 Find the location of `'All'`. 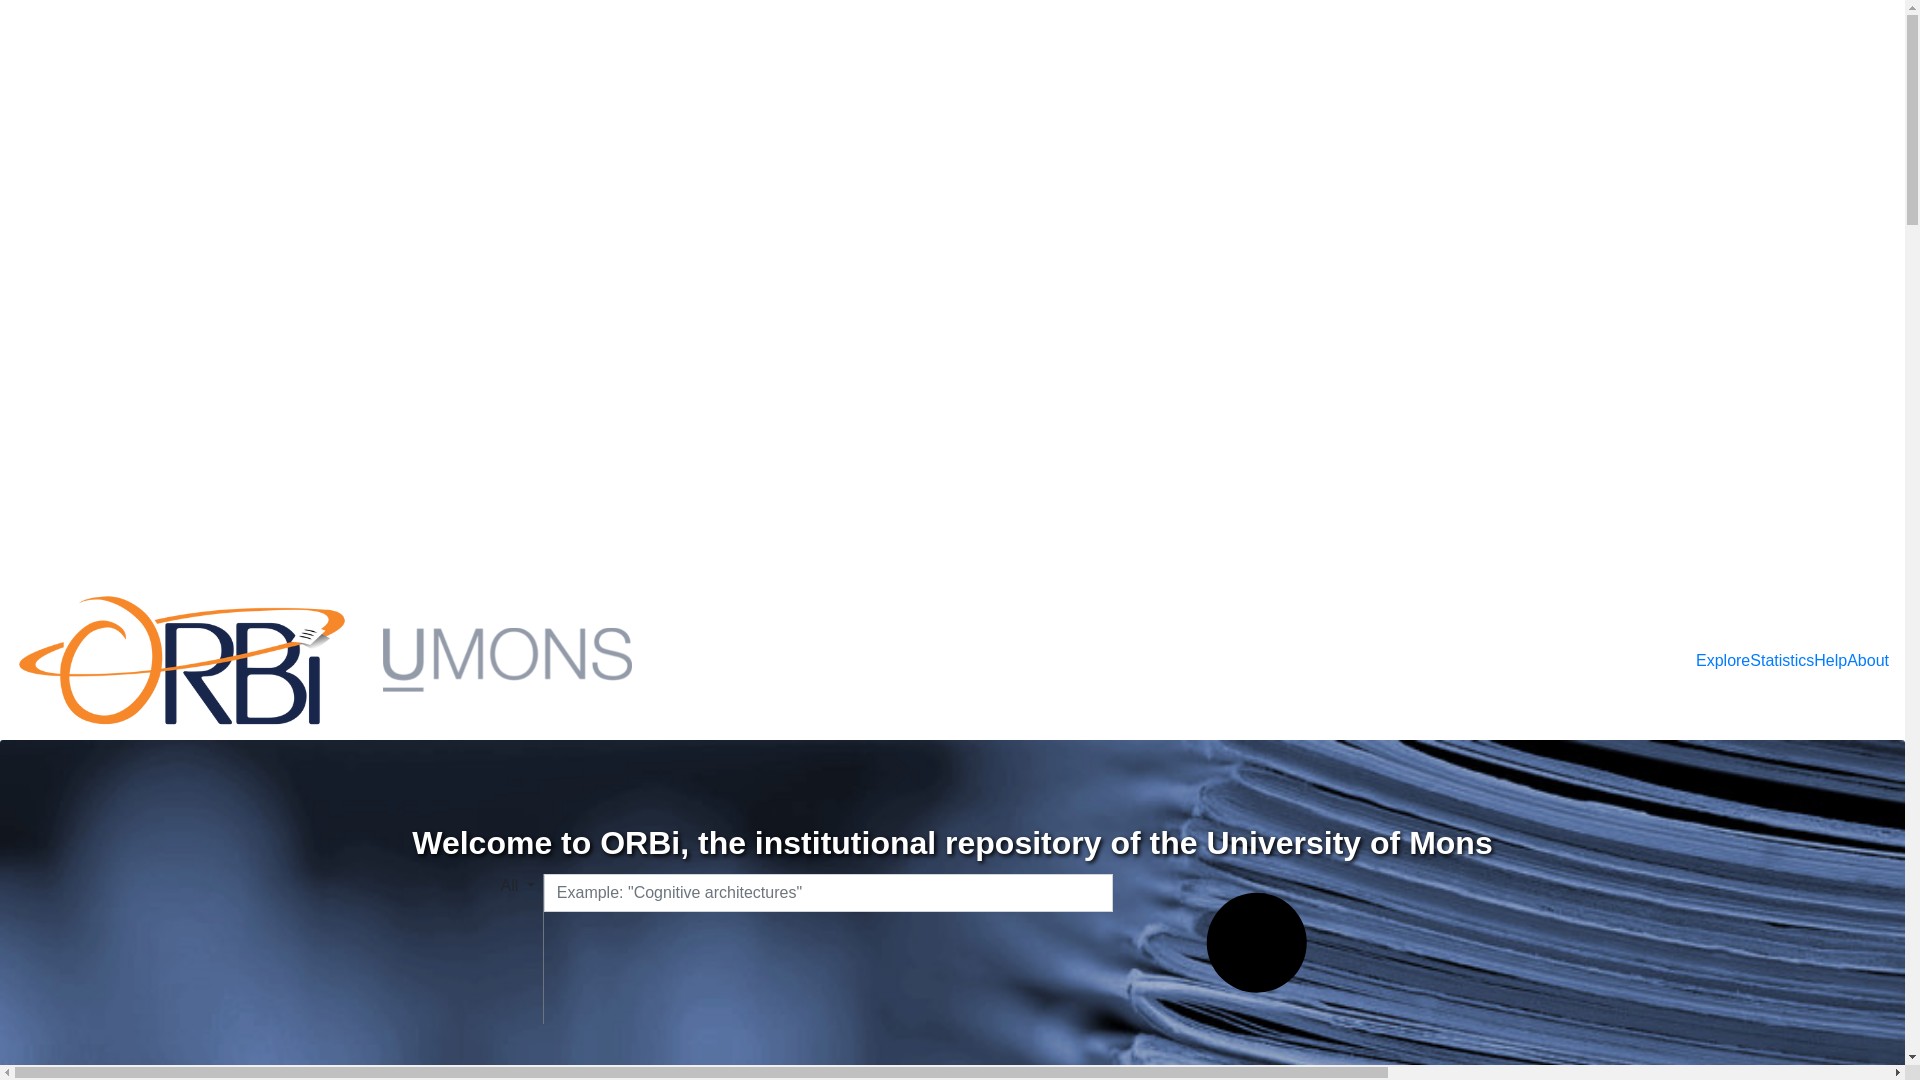

'All' is located at coordinates (499, 885).